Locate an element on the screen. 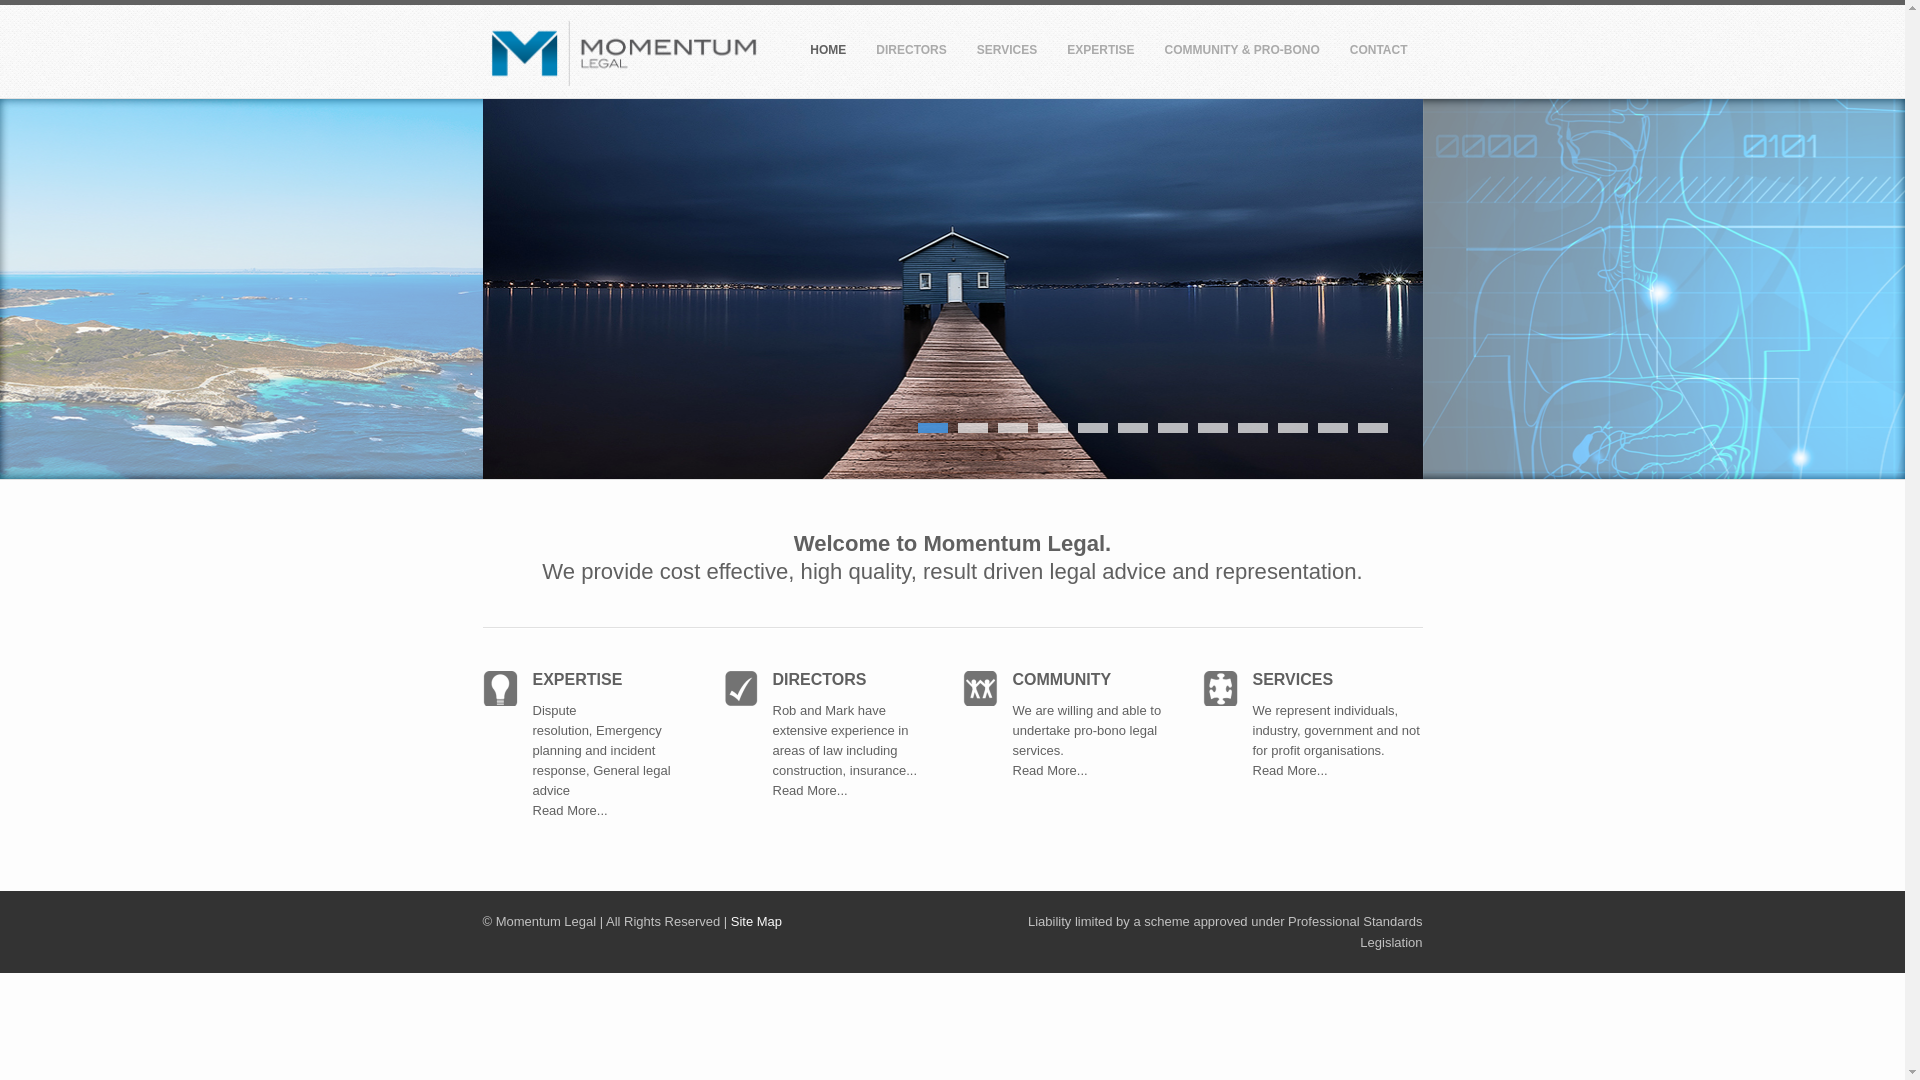 This screenshot has width=1920, height=1080. '8' is located at coordinates (1212, 427).